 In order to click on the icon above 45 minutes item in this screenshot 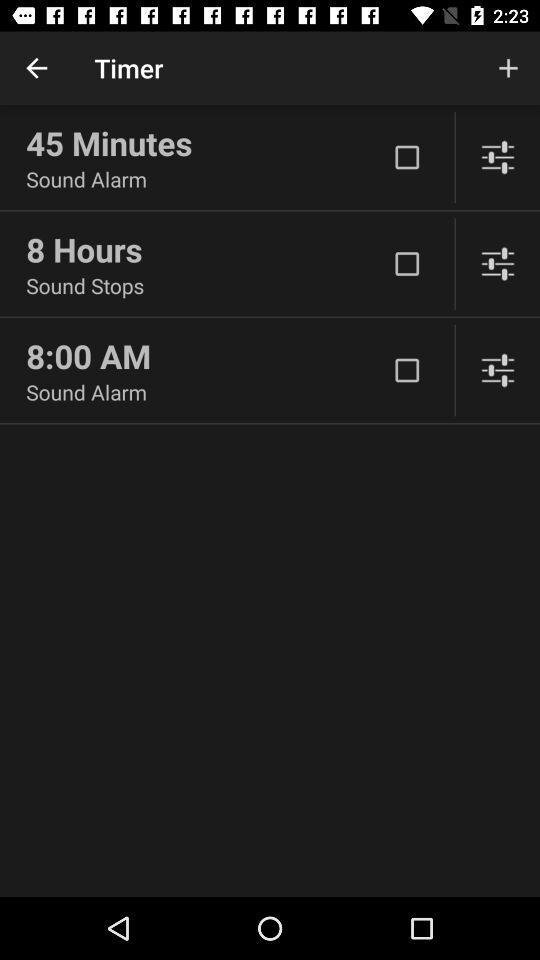, I will do `click(36, 68)`.